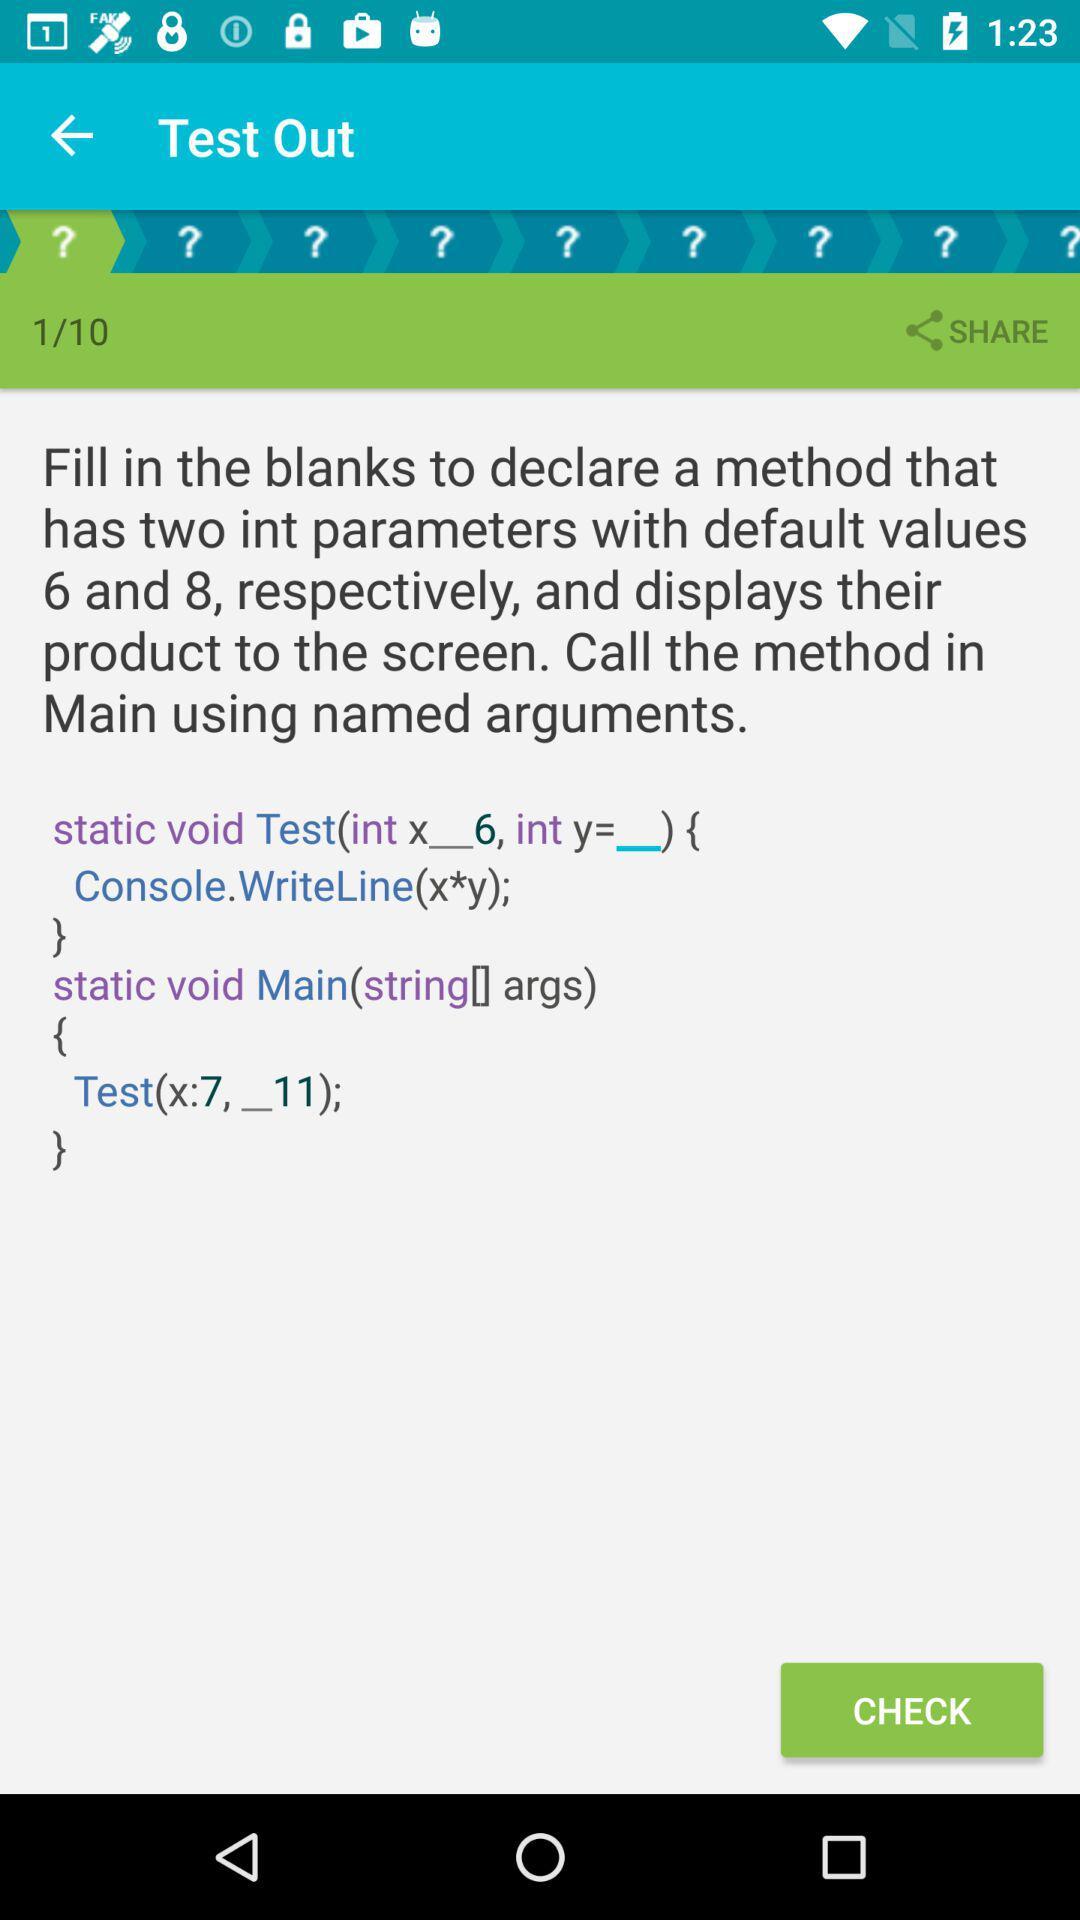 This screenshot has height=1920, width=1080. I want to click on the help icon, so click(189, 240).